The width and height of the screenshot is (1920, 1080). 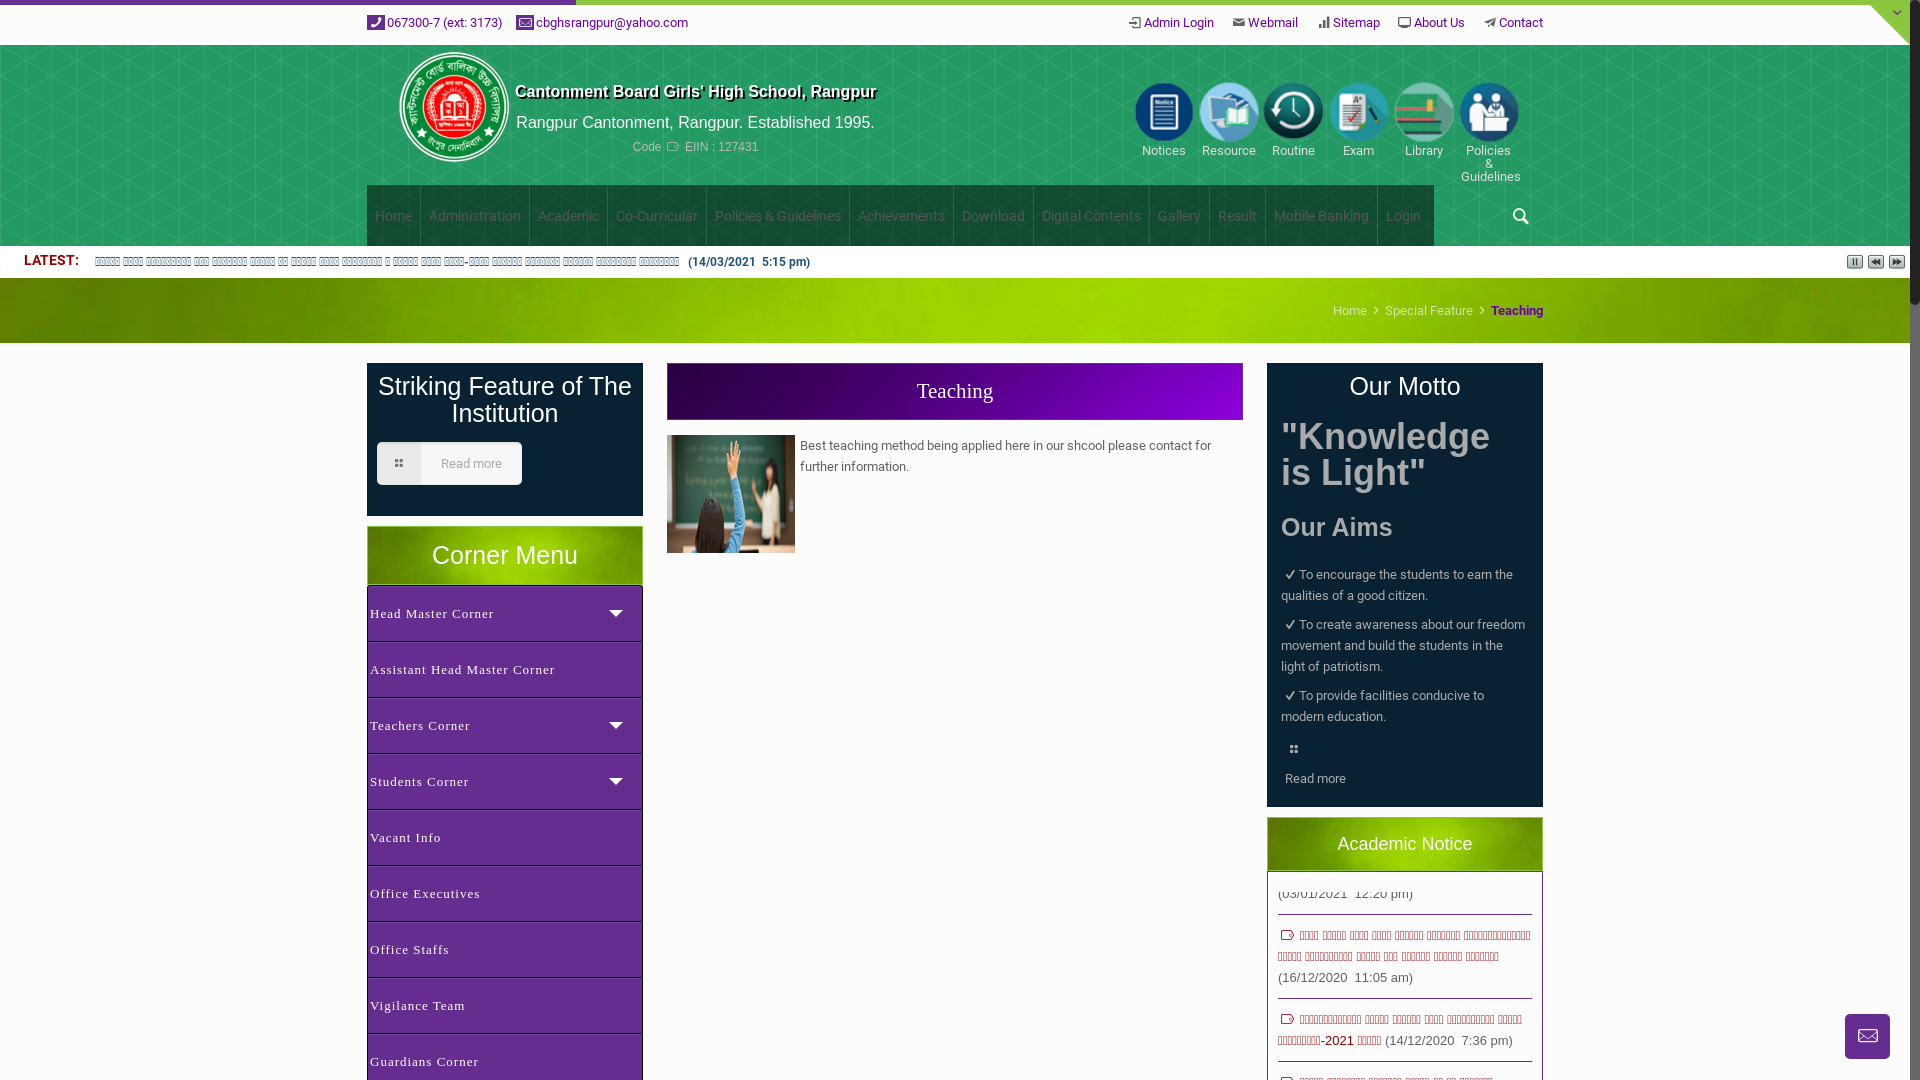 I want to click on 'Assistant Head Master Corner', so click(x=504, y=668).